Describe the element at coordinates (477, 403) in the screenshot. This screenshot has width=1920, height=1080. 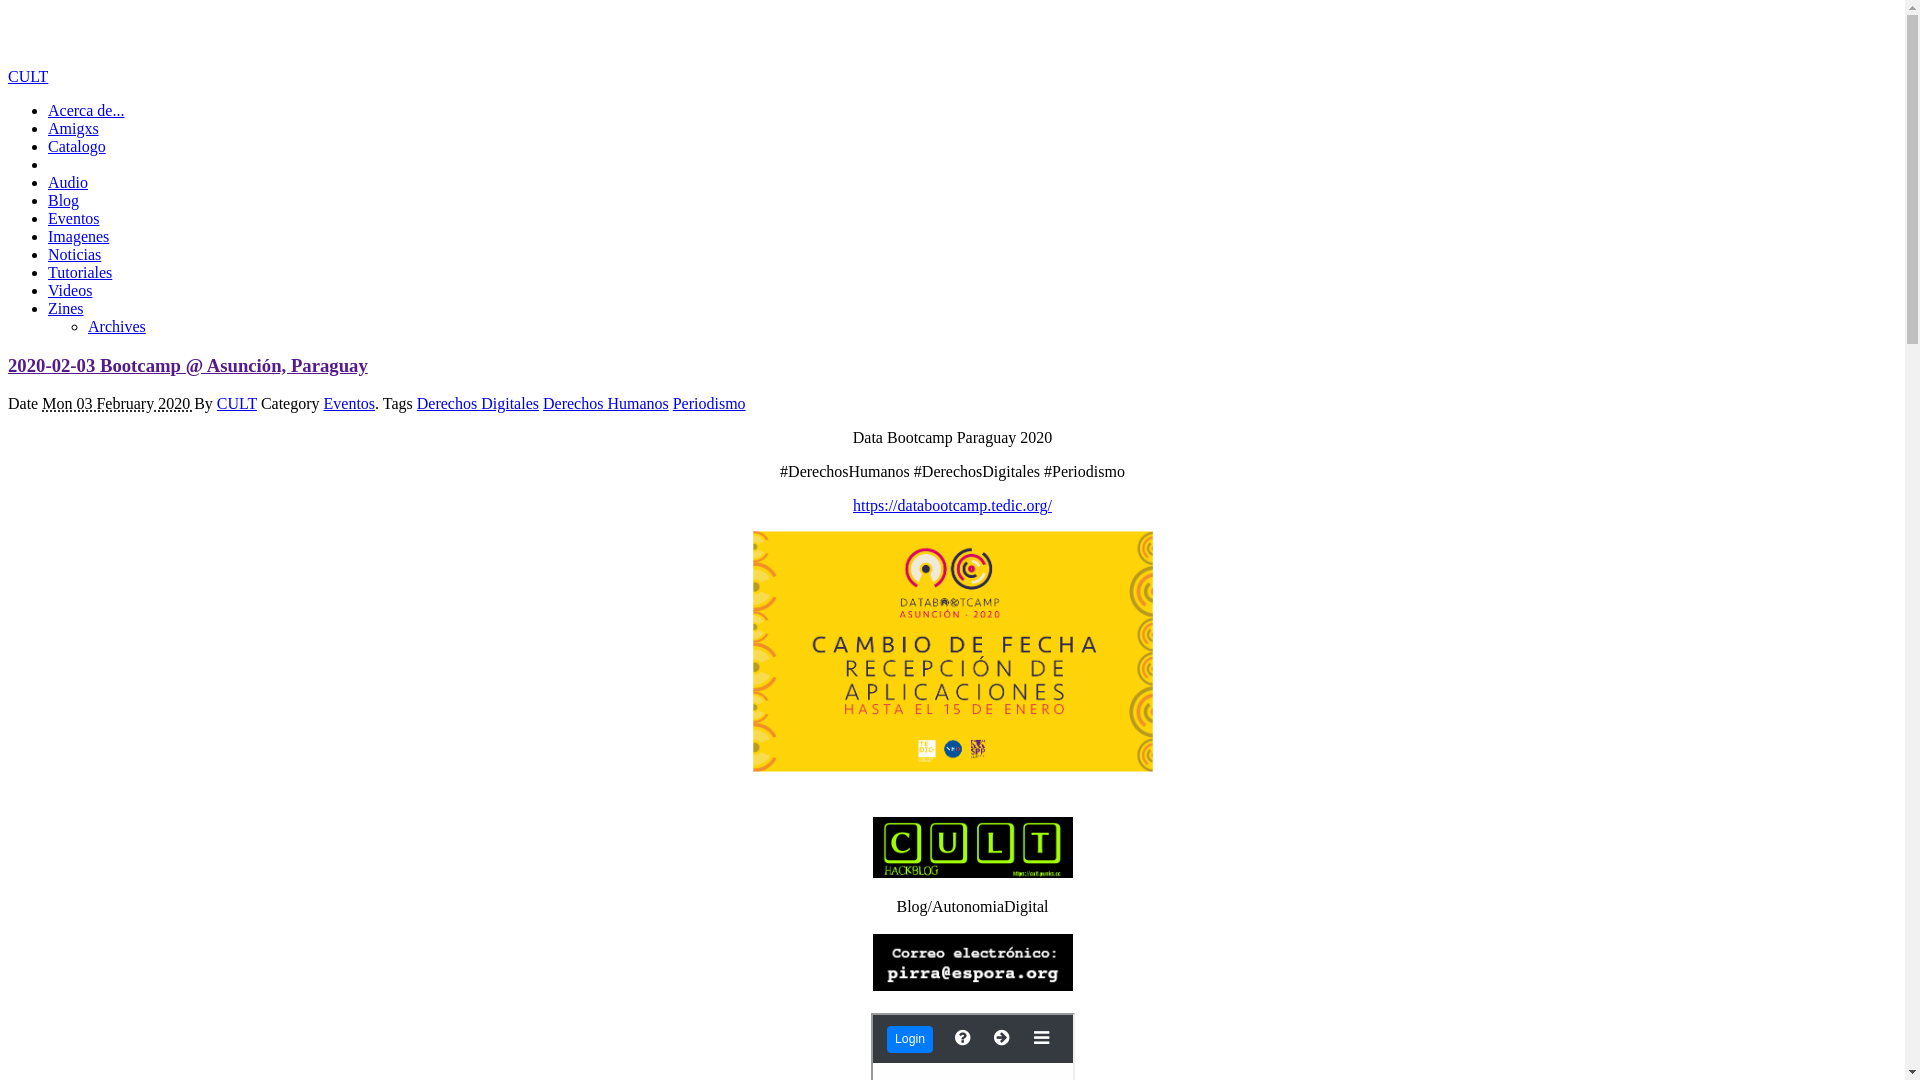
I see `'Derechos Digitales'` at that location.